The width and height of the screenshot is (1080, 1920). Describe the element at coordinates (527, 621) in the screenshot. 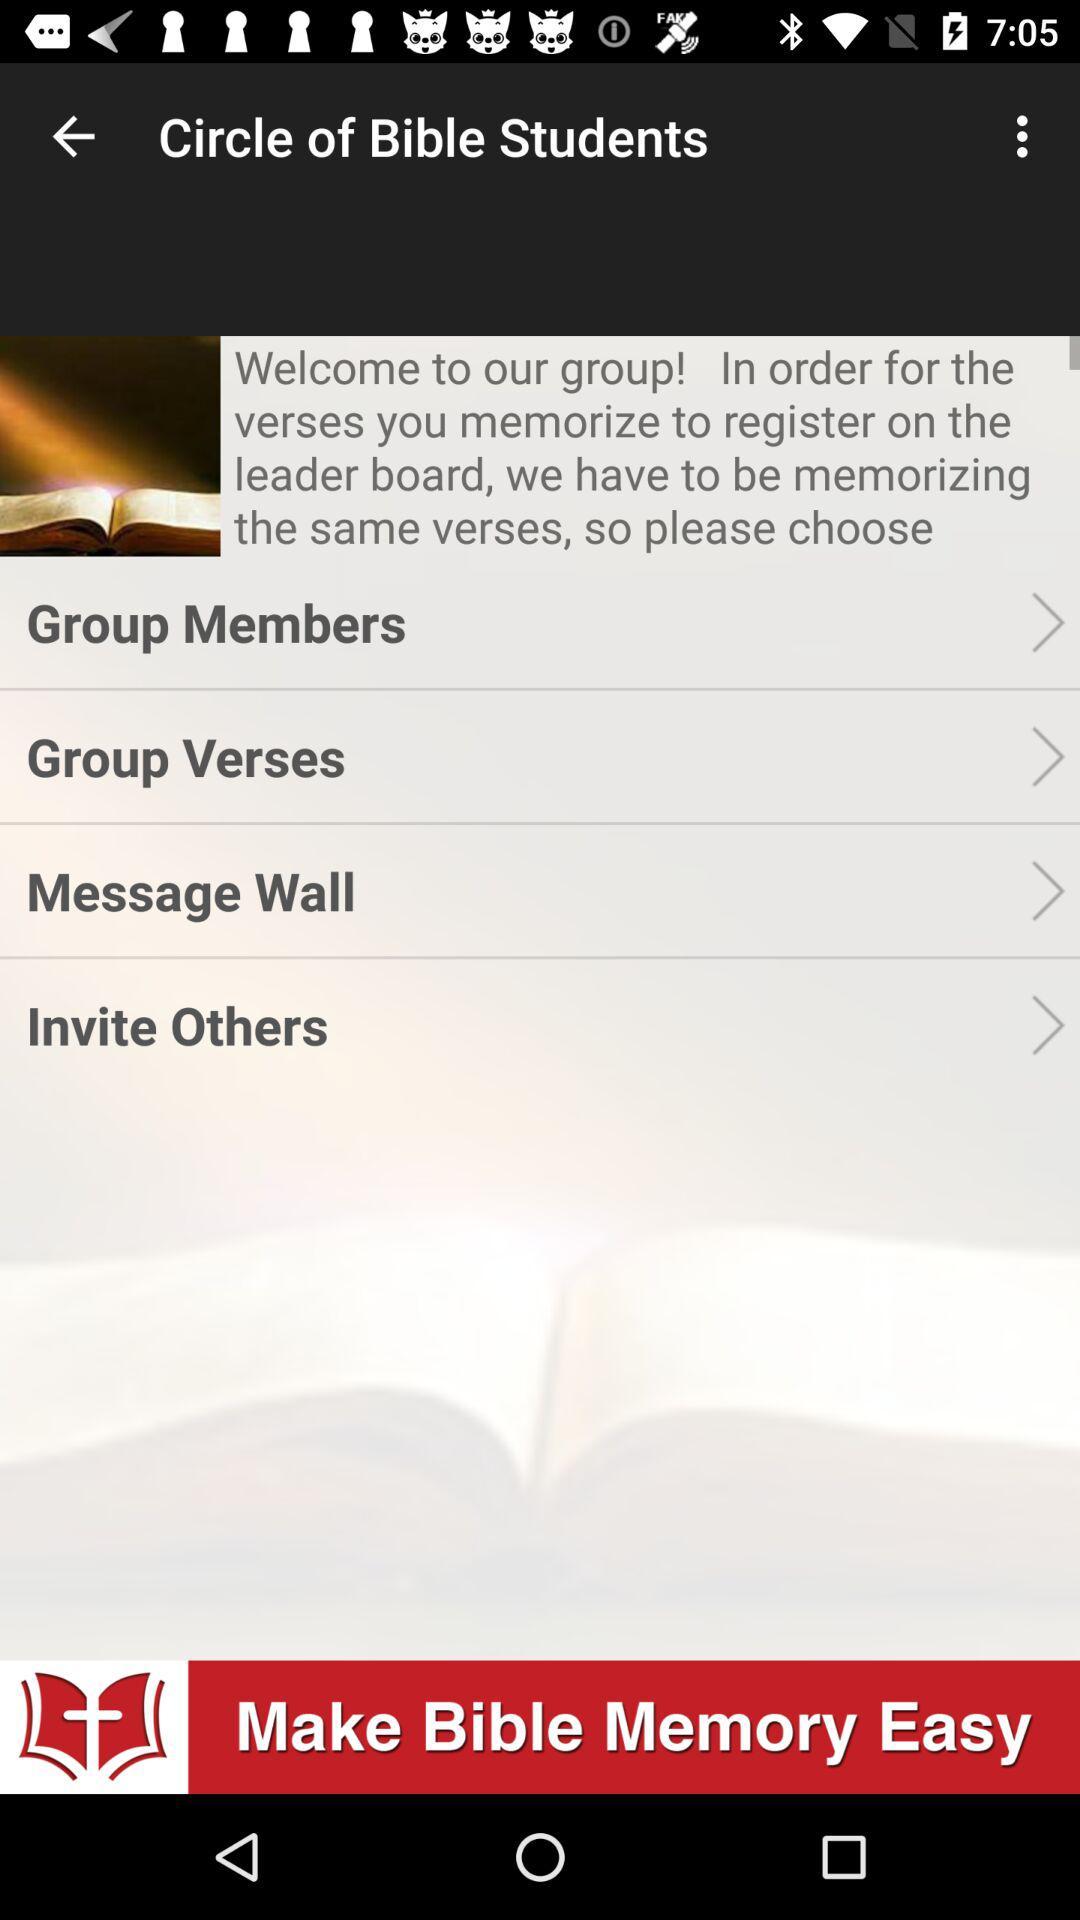

I see `group members app` at that location.